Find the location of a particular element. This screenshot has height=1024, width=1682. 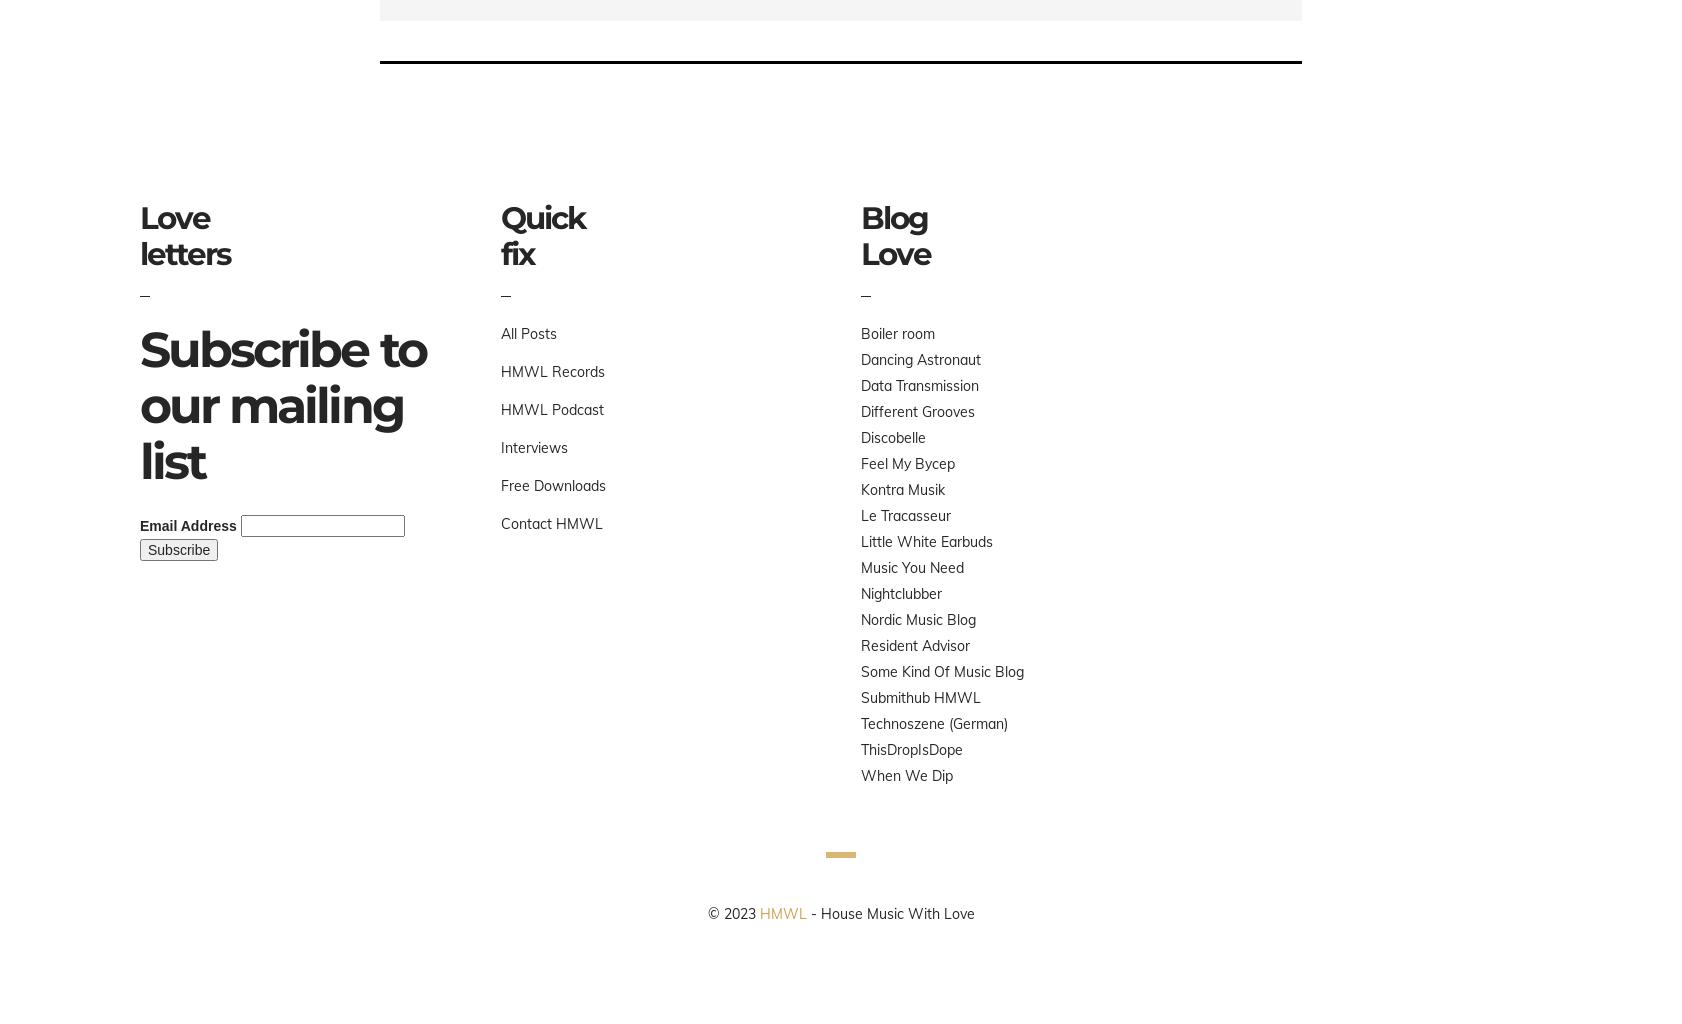

'Nordic Music Blog' is located at coordinates (917, 619).